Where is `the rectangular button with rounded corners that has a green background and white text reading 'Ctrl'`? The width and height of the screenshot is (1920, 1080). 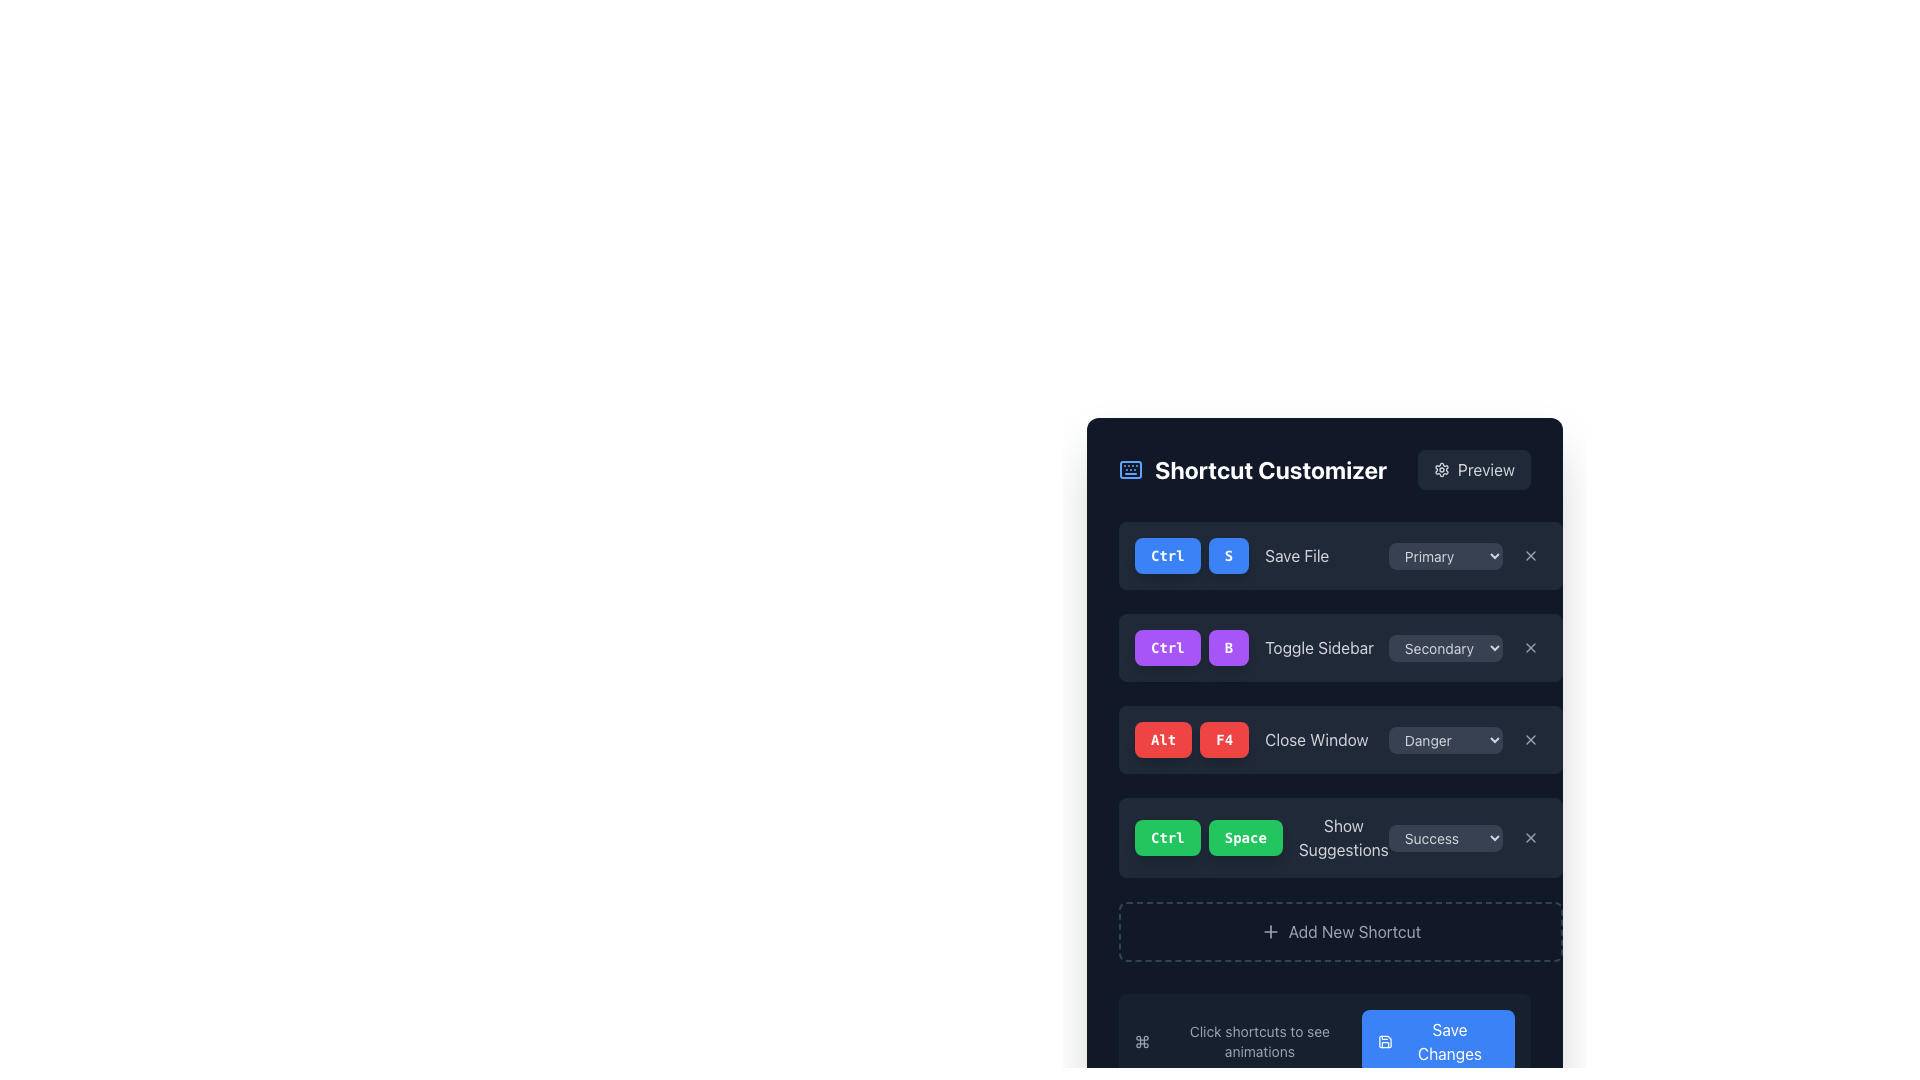
the rectangular button with rounded corners that has a green background and white text reading 'Ctrl' is located at coordinates (1167, 837).